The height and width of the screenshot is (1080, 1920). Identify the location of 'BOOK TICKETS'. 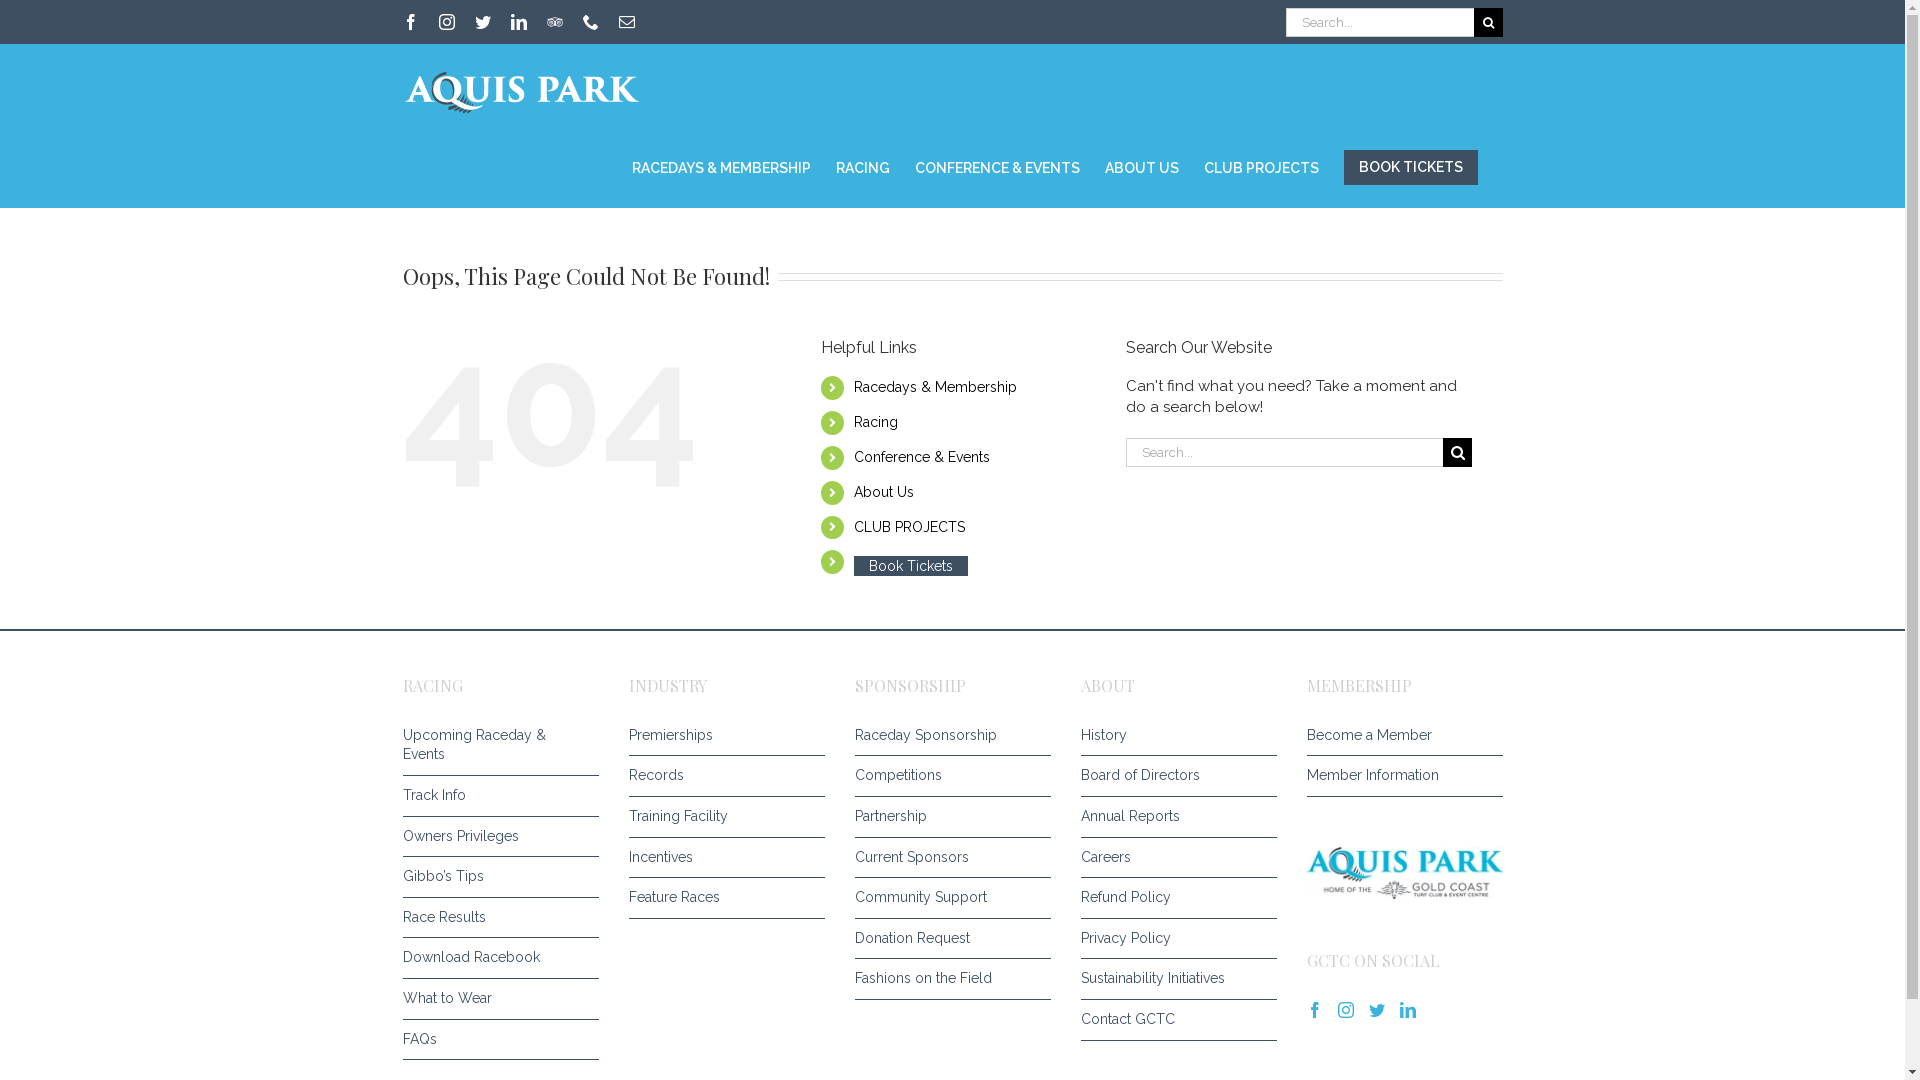
(1410, 166).